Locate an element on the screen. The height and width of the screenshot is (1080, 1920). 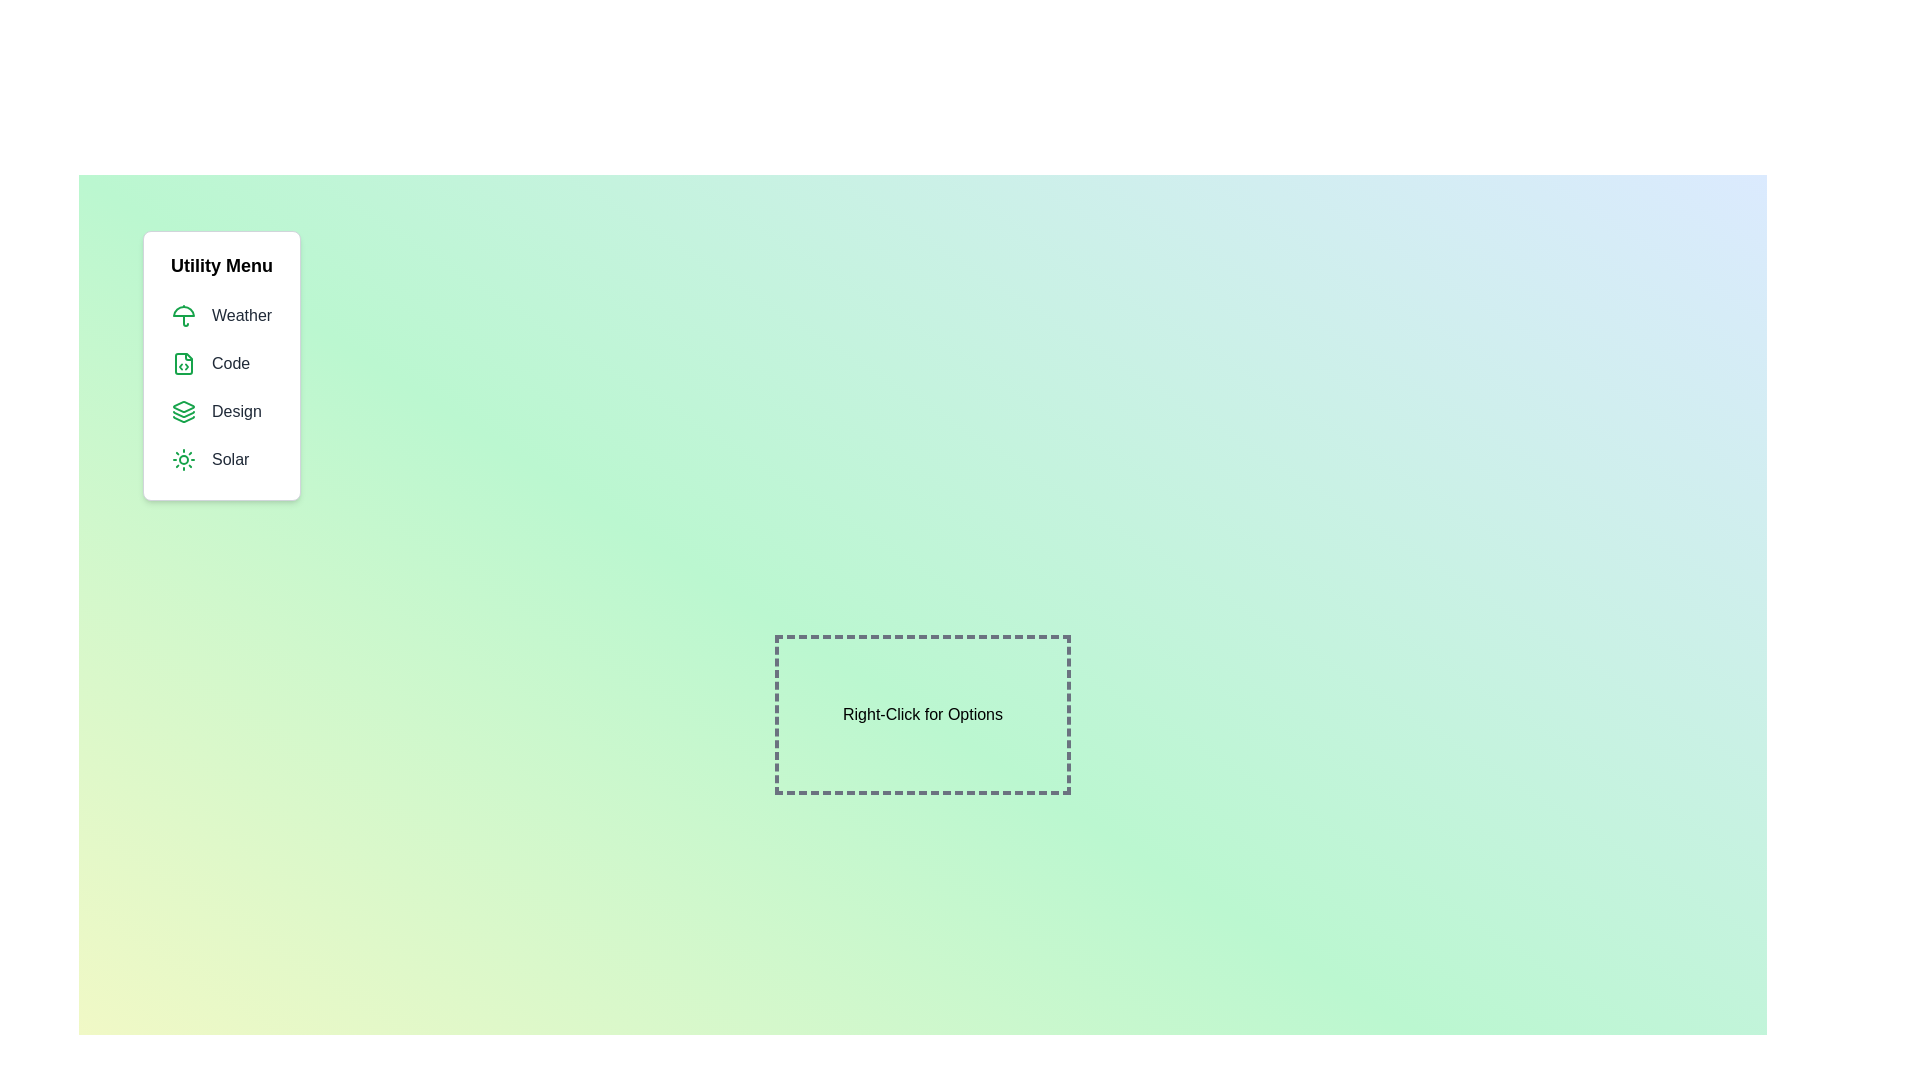
the dashed box to toggle the menu visibility is located at coordinates (921, 713).